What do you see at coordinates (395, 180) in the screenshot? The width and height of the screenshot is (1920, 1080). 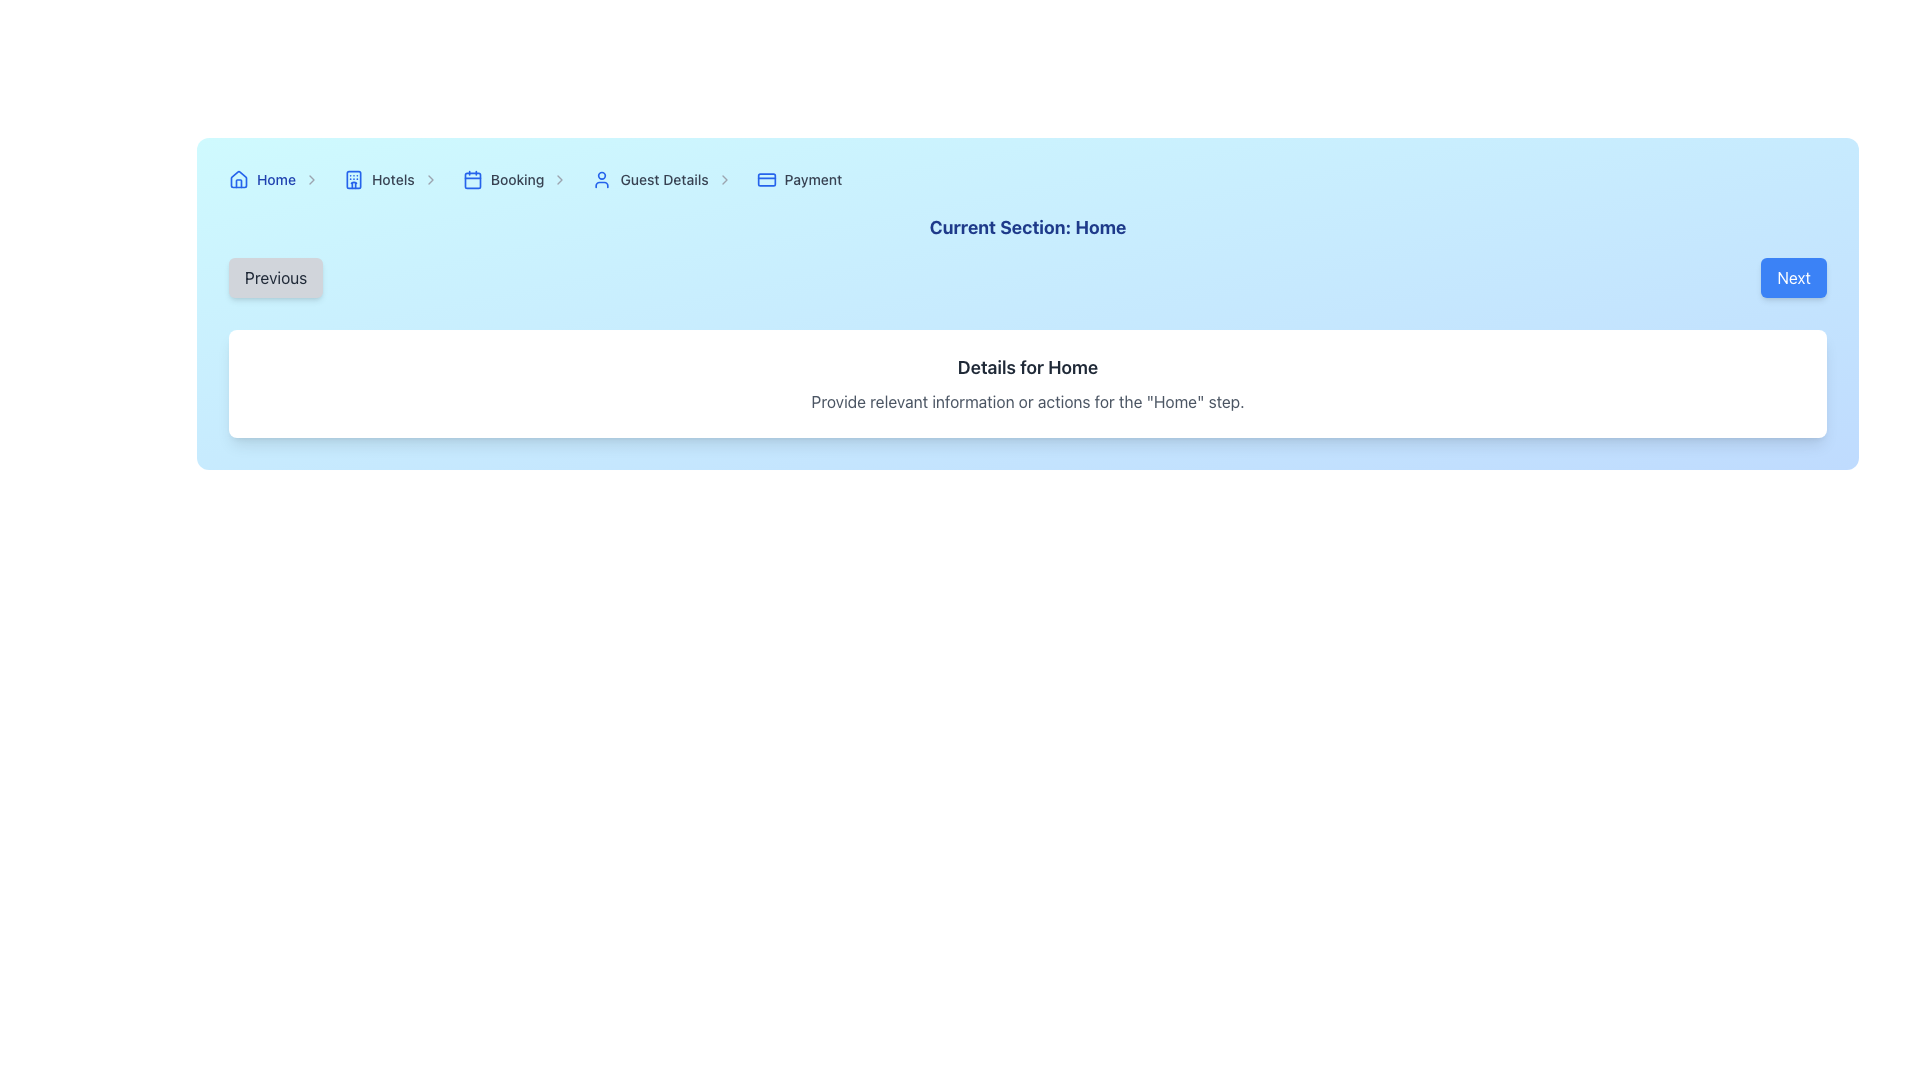 I see `the breadcrumb link for 'Hotels'` at bounding box center [395, 180].